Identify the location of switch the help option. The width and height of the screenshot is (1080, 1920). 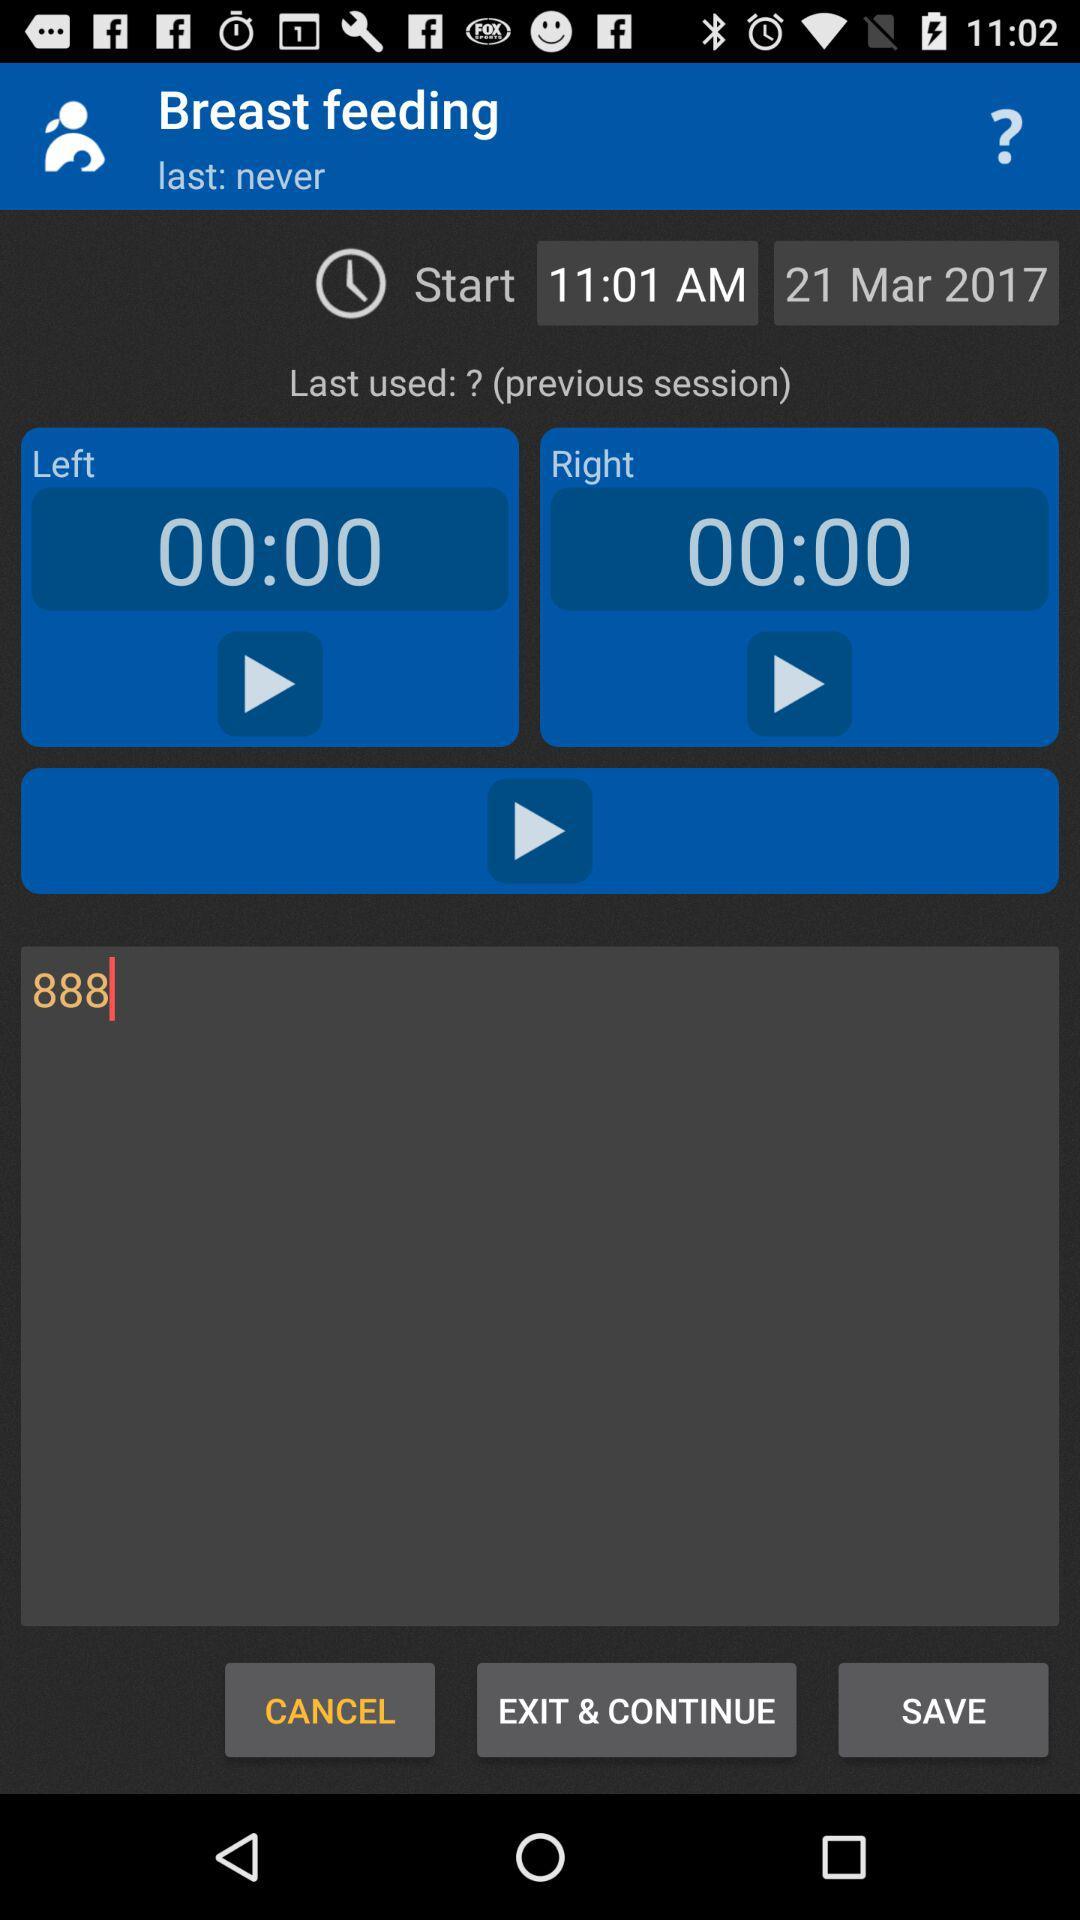
(1006, 135).